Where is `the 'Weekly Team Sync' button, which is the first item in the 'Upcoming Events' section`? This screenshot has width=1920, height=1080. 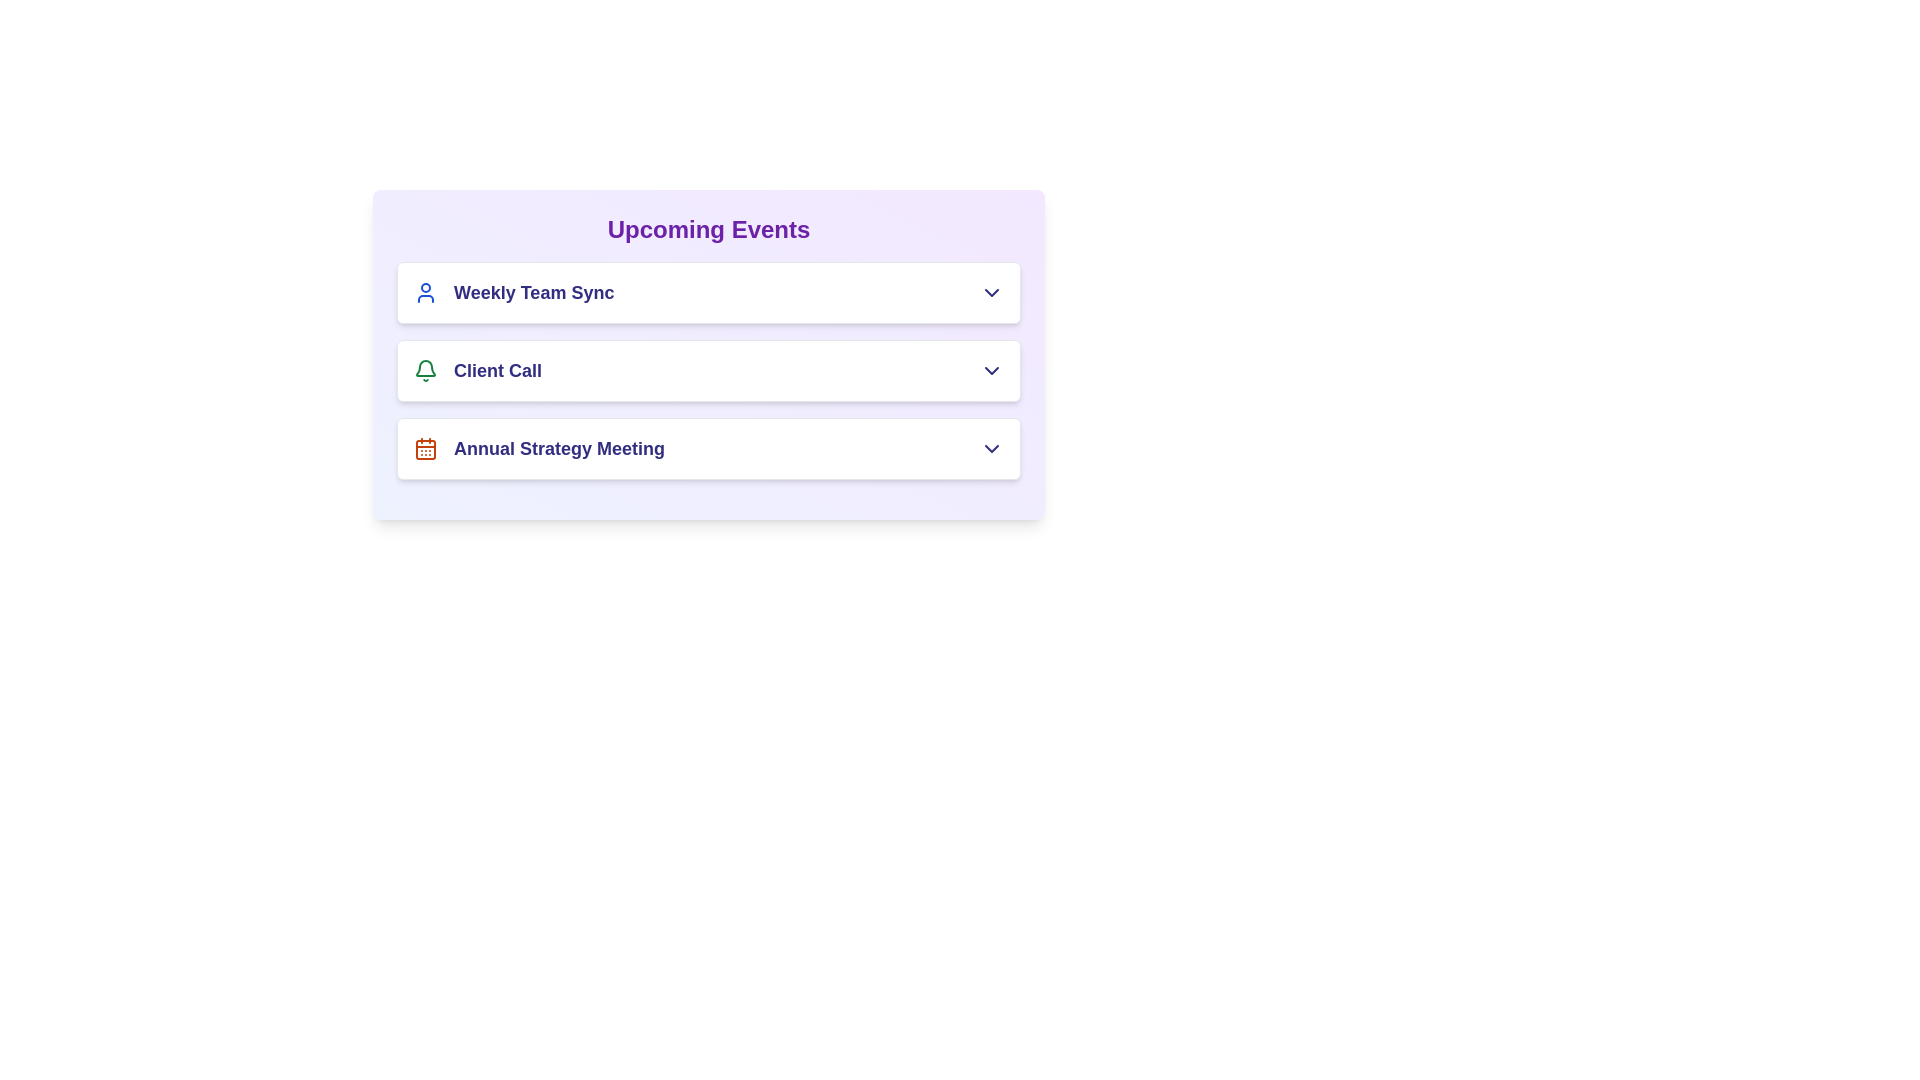 the 'Weekly Team Sync' button, which is the first item in the 'Upcoming Events' section is located at coordinates (709, 293).